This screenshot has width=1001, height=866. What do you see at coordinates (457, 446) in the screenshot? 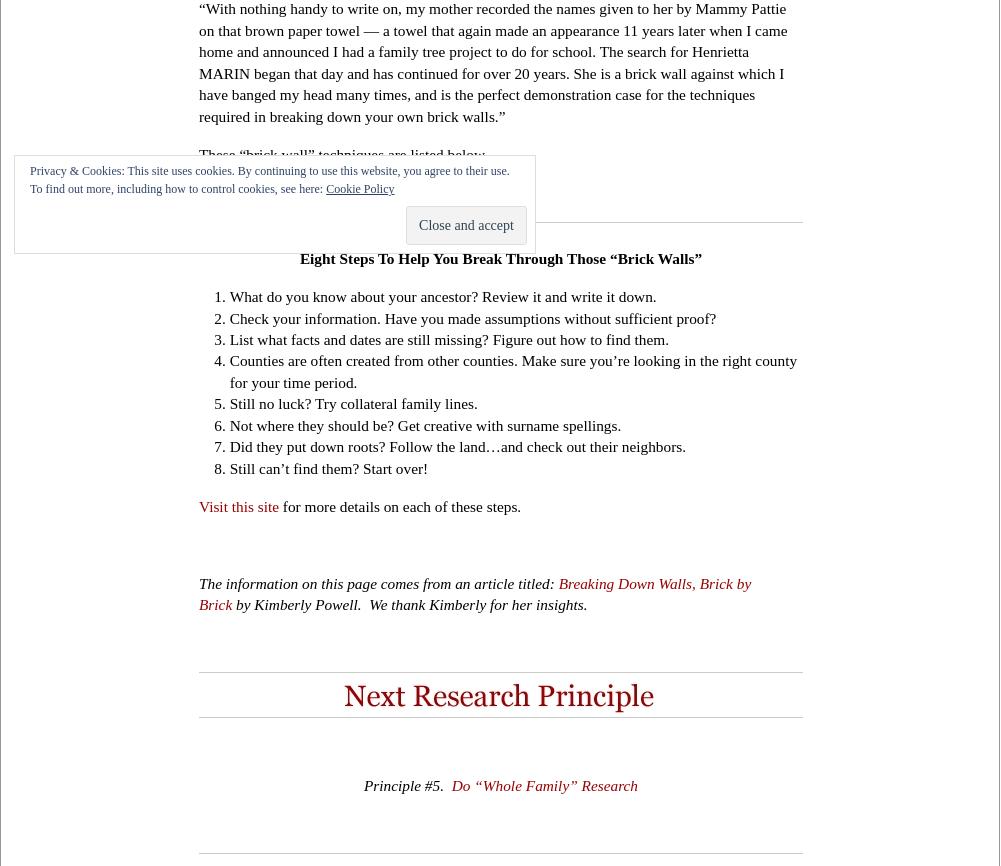
I see `'Did they put down roots? Follow the land…and check out their neighbors.'` at bounding box center [457, 446].